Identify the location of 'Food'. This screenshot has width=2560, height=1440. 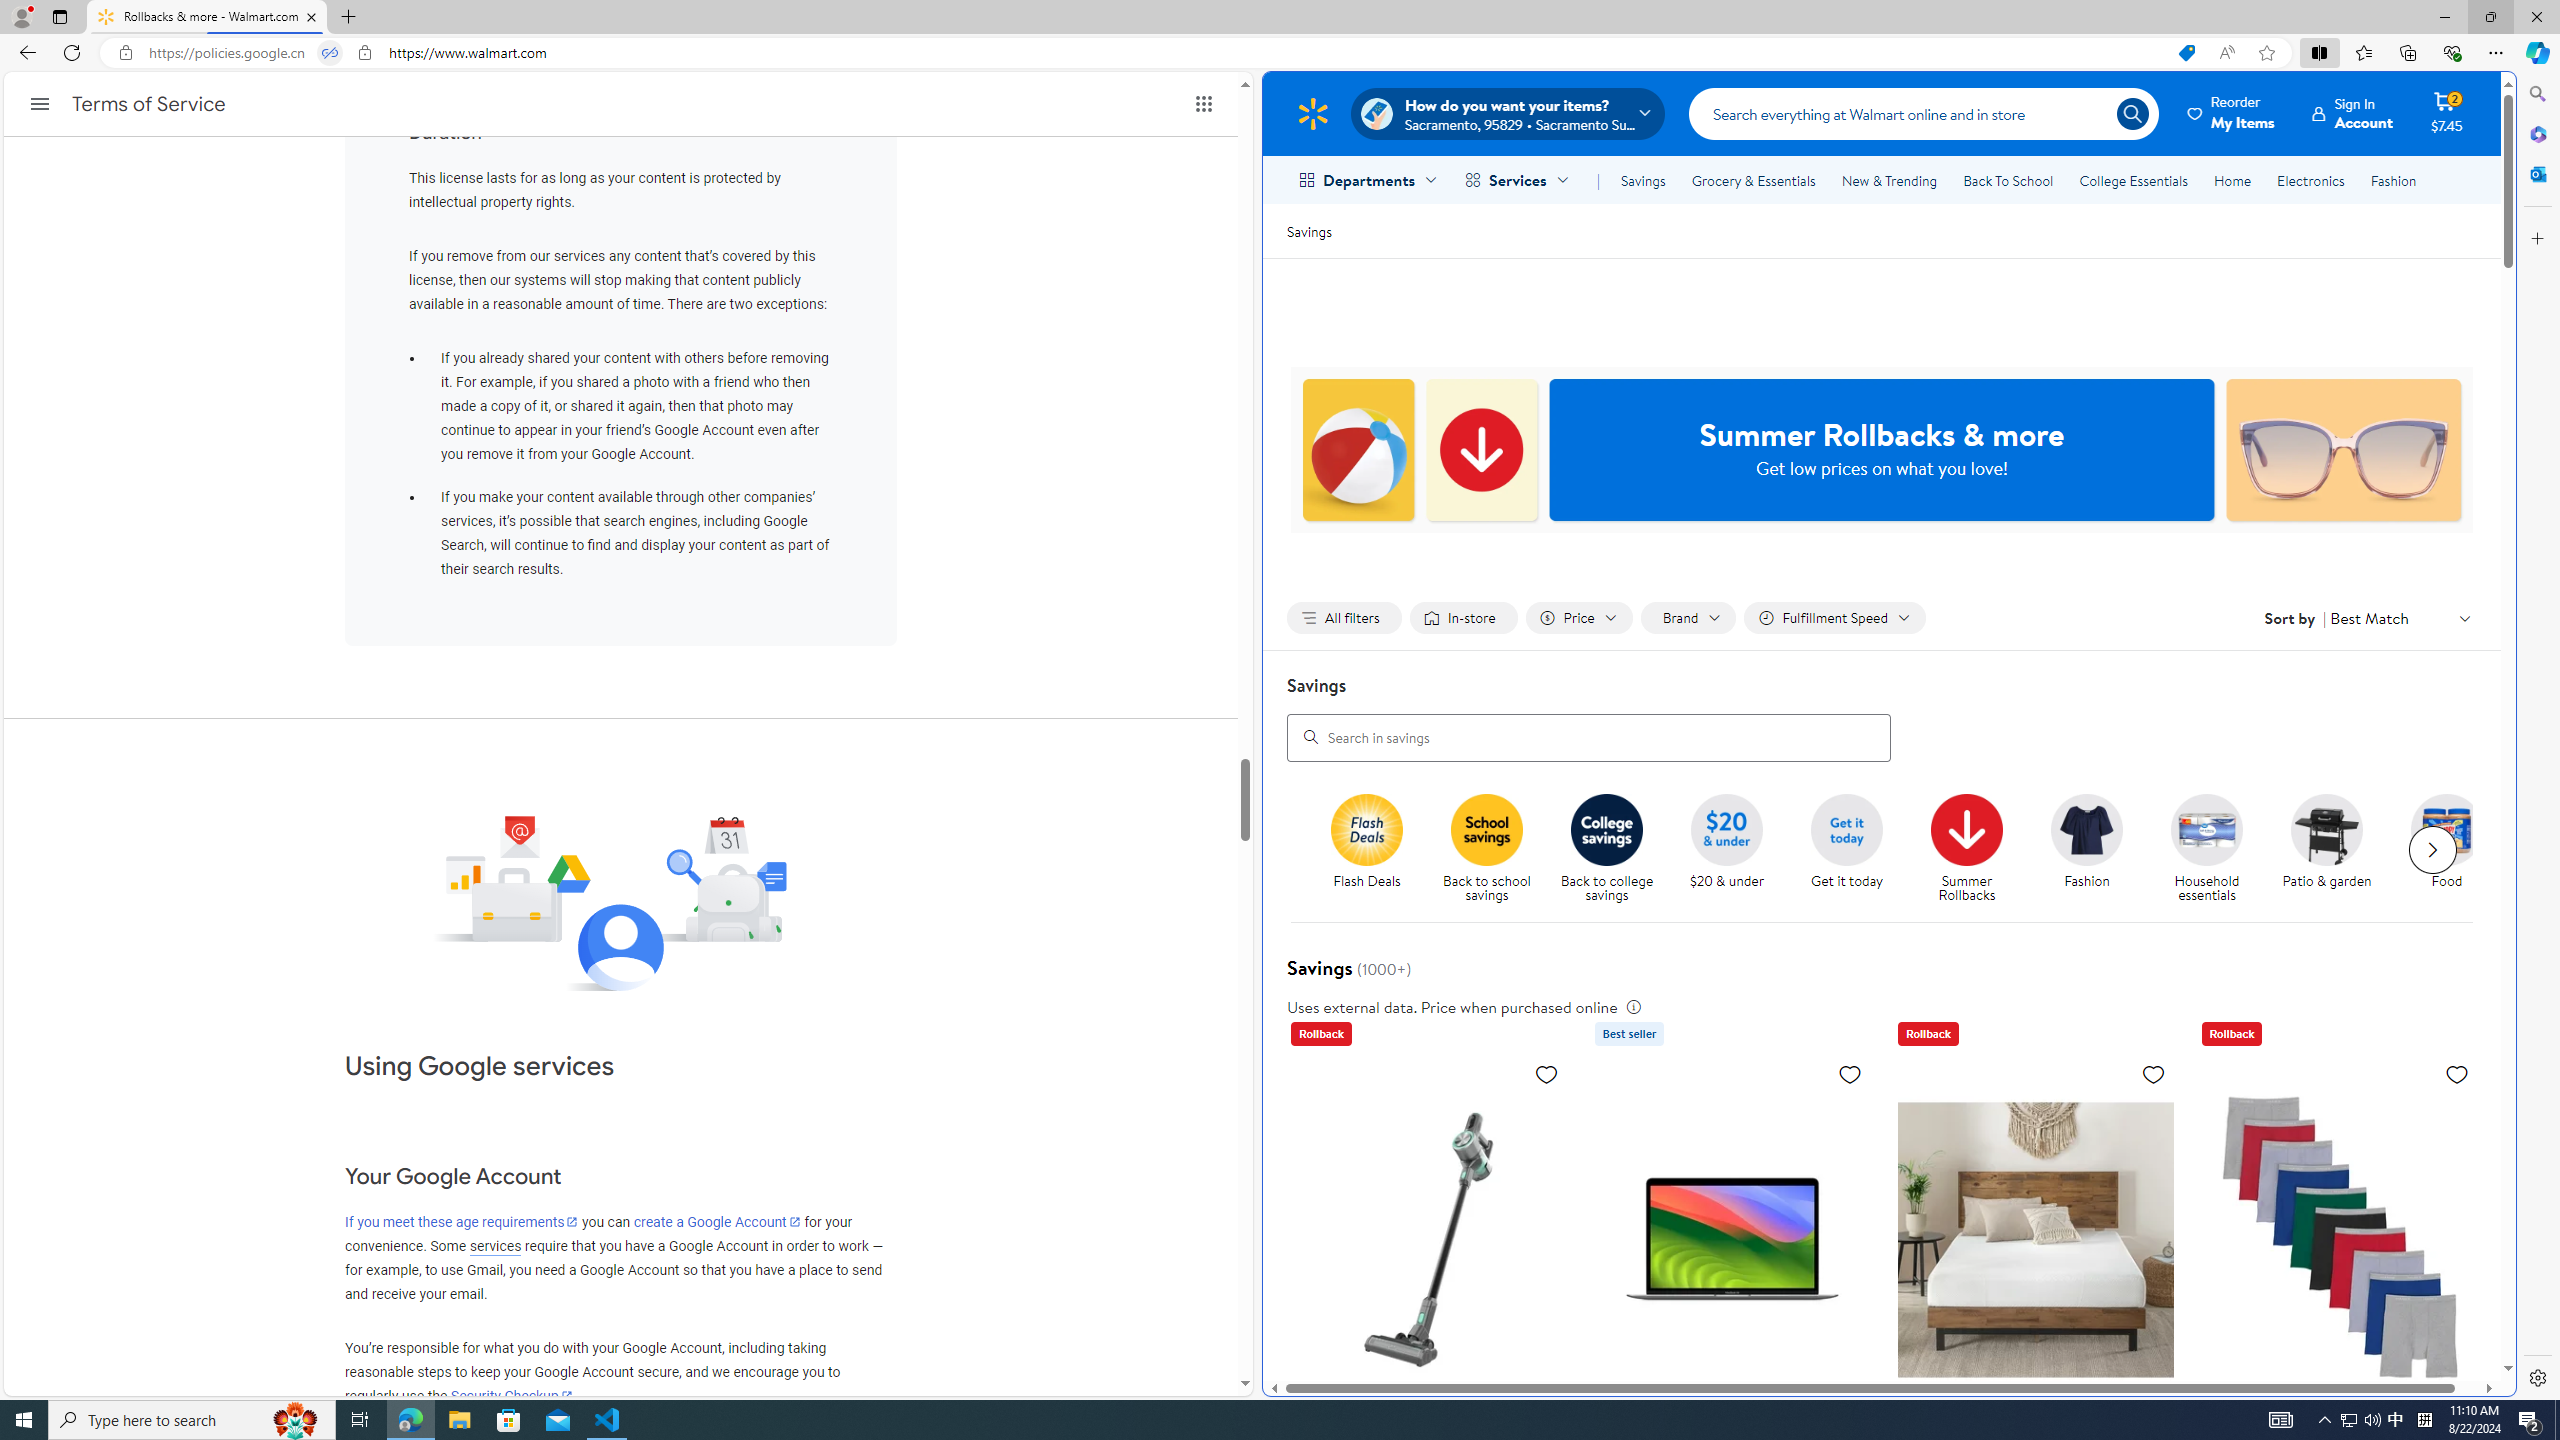
(2446, 828).